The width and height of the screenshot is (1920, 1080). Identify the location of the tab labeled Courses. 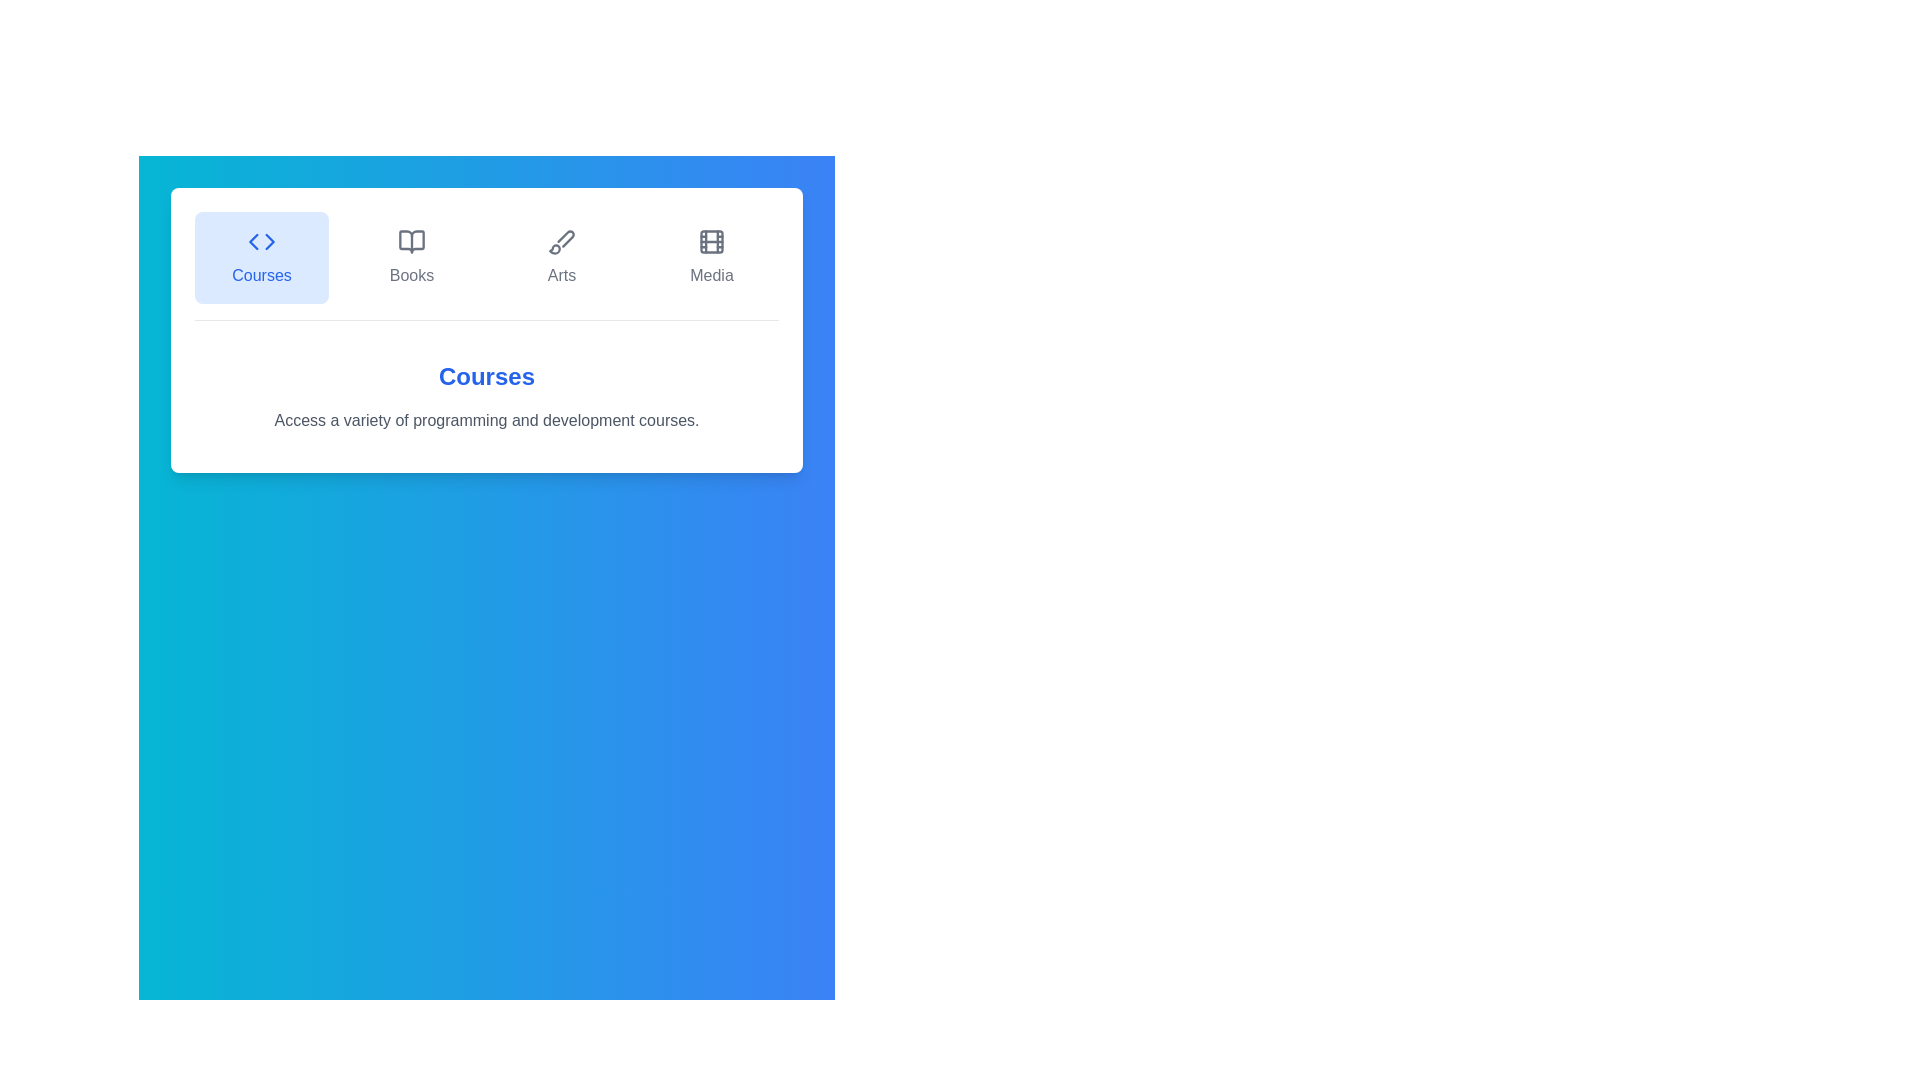
(261, 257).